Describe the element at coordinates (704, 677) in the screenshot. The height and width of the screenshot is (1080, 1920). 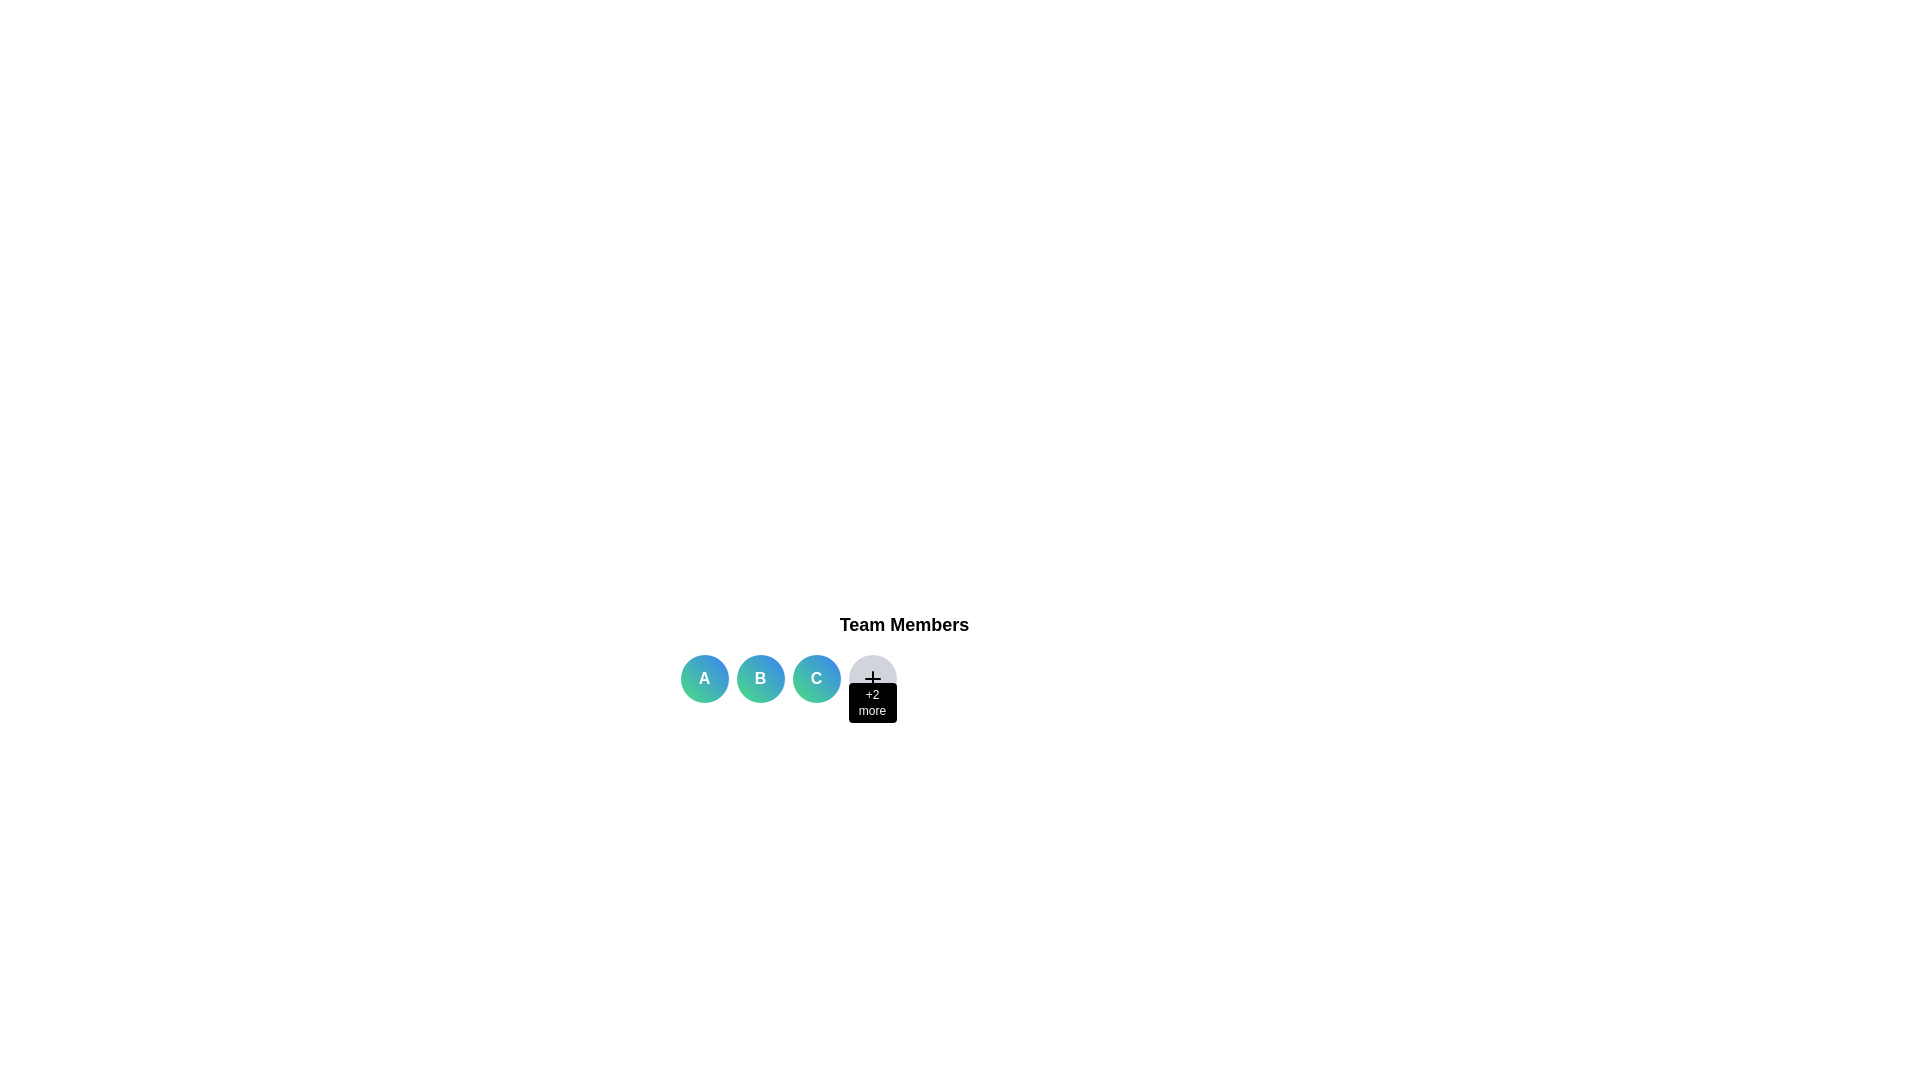
I see `the Avatar or Profile Picture, which is the leftmost circular icon in a row of four, representing a user or entity within the 'ABC+2 more' group` at that location.